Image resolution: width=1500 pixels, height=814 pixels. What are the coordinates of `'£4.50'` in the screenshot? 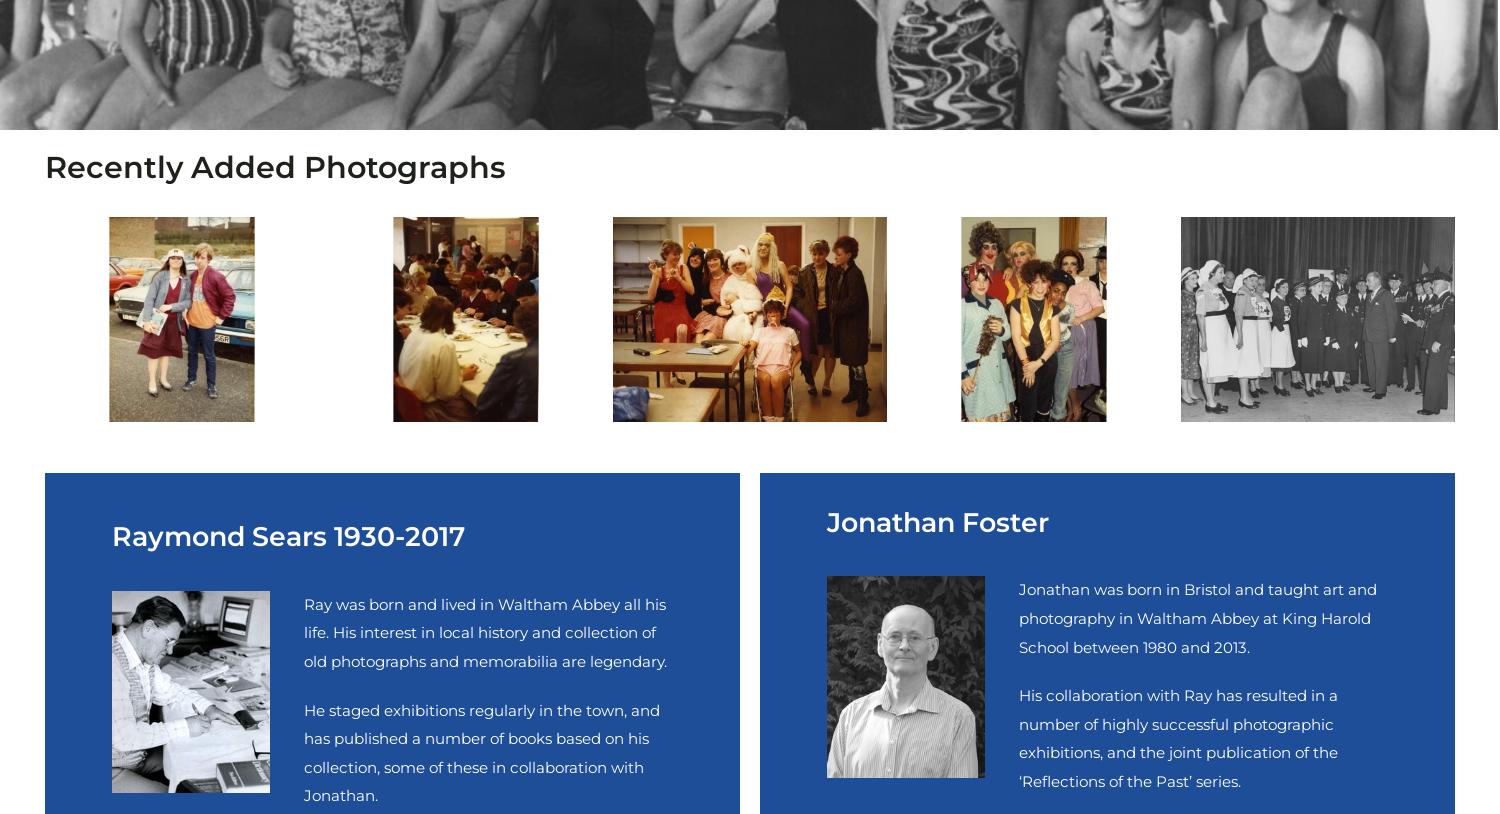 It's located at (1029, 138).